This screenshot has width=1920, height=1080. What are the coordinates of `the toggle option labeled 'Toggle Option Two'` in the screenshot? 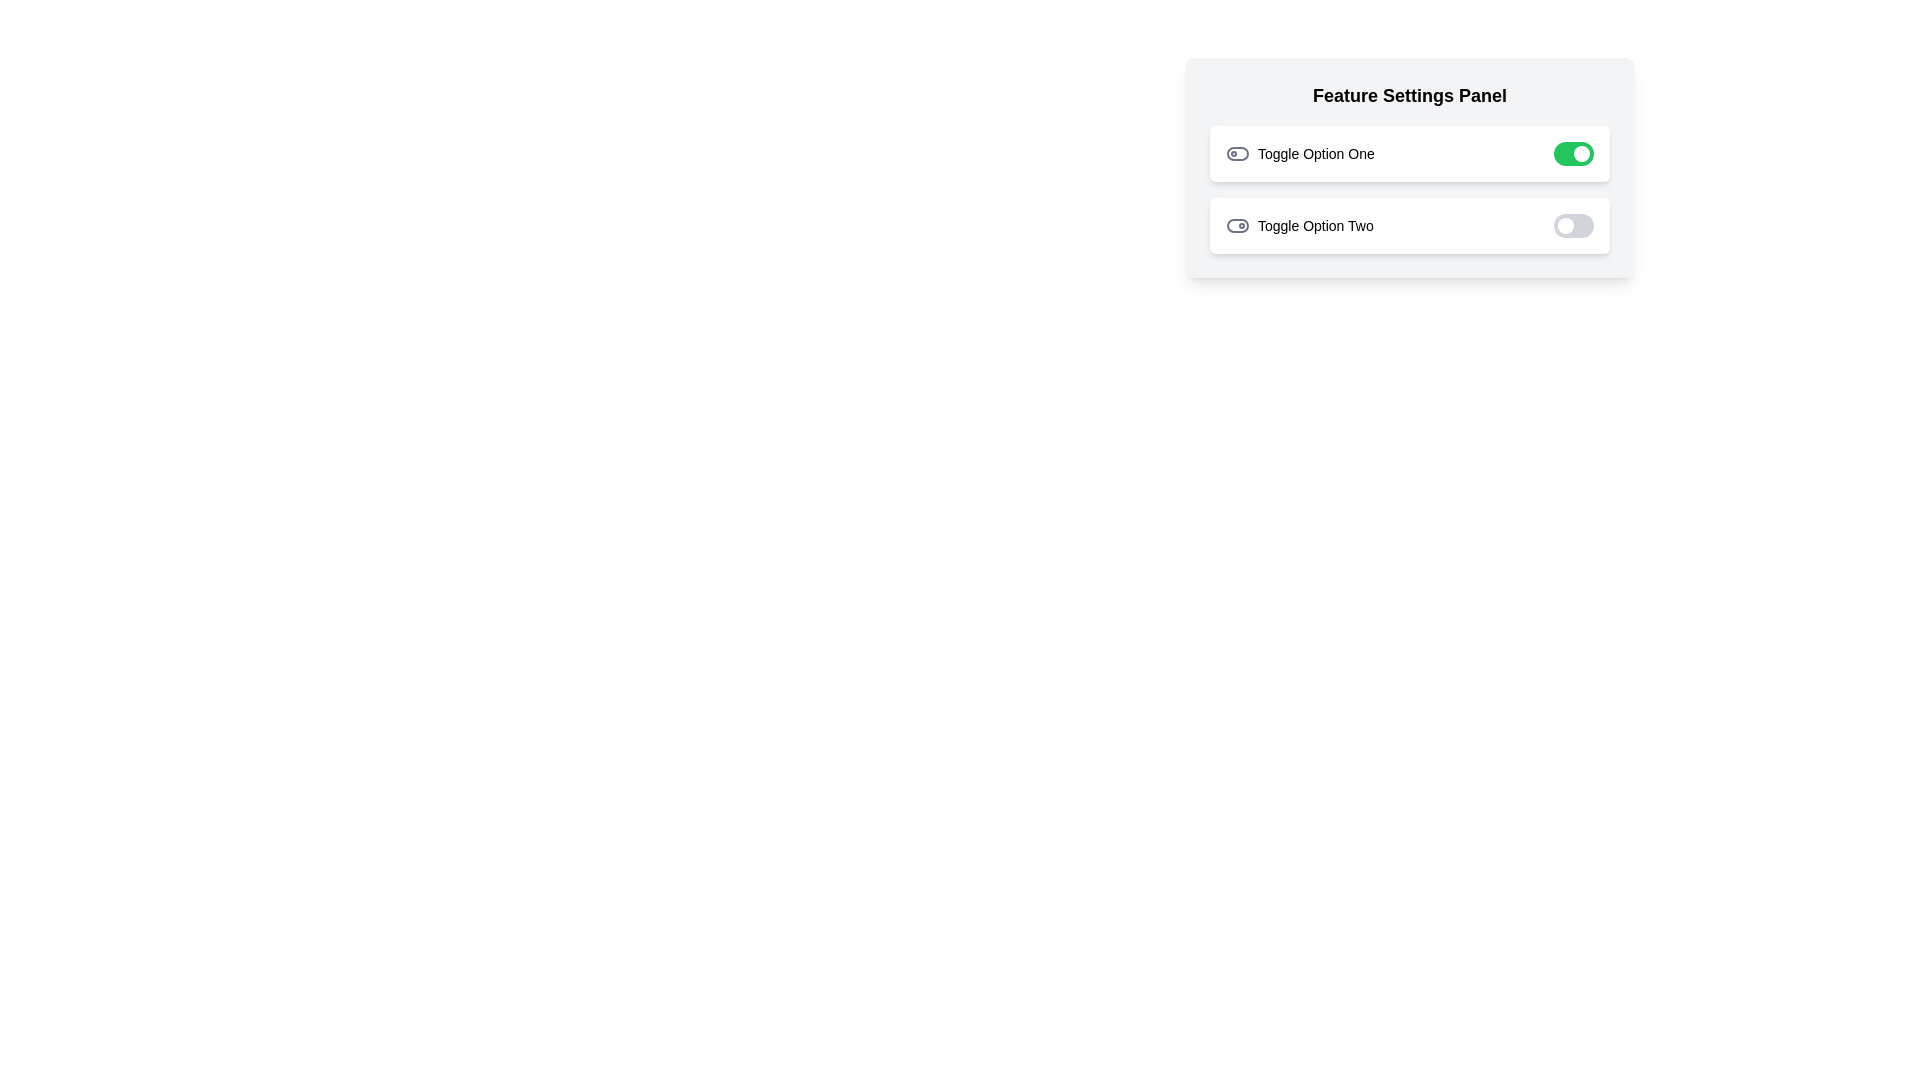 It's located at (1299, 225).